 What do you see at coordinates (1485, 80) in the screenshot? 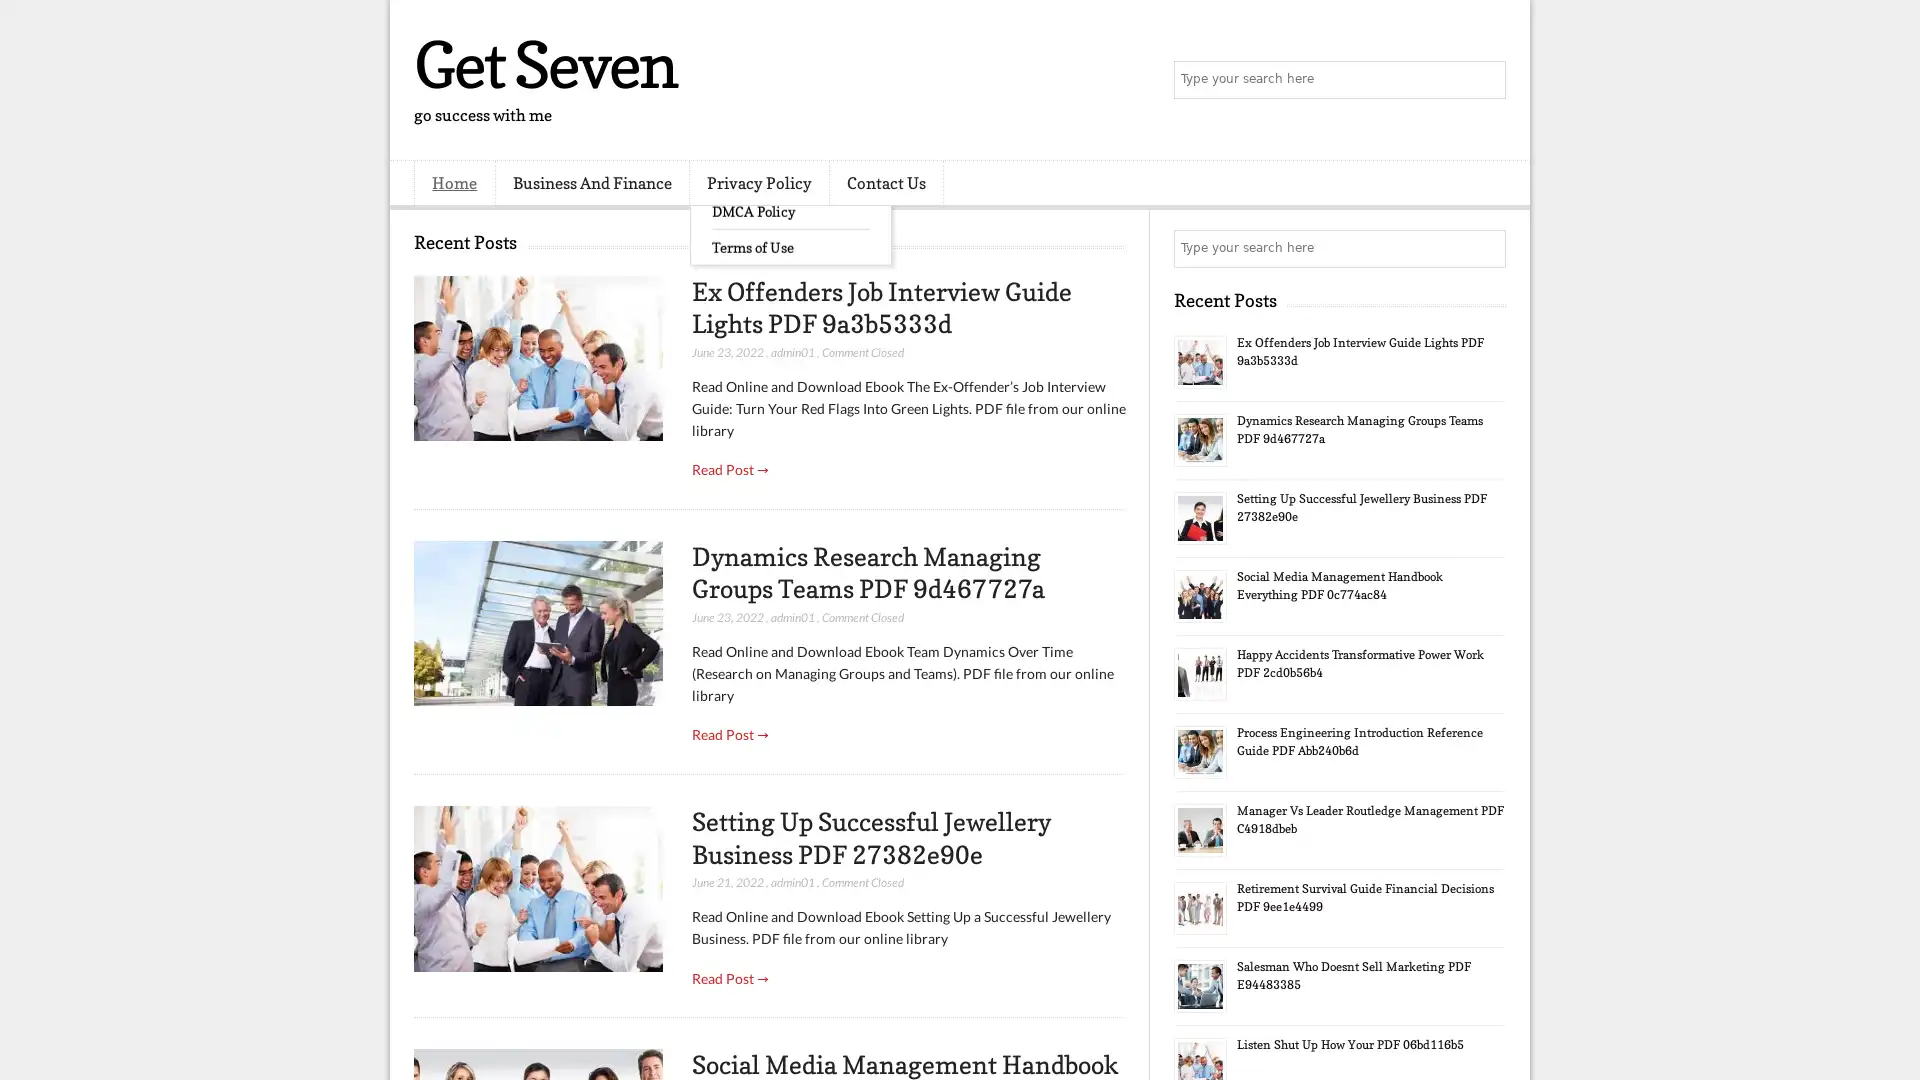
I see `Search` at bounding box center [1485, 80].